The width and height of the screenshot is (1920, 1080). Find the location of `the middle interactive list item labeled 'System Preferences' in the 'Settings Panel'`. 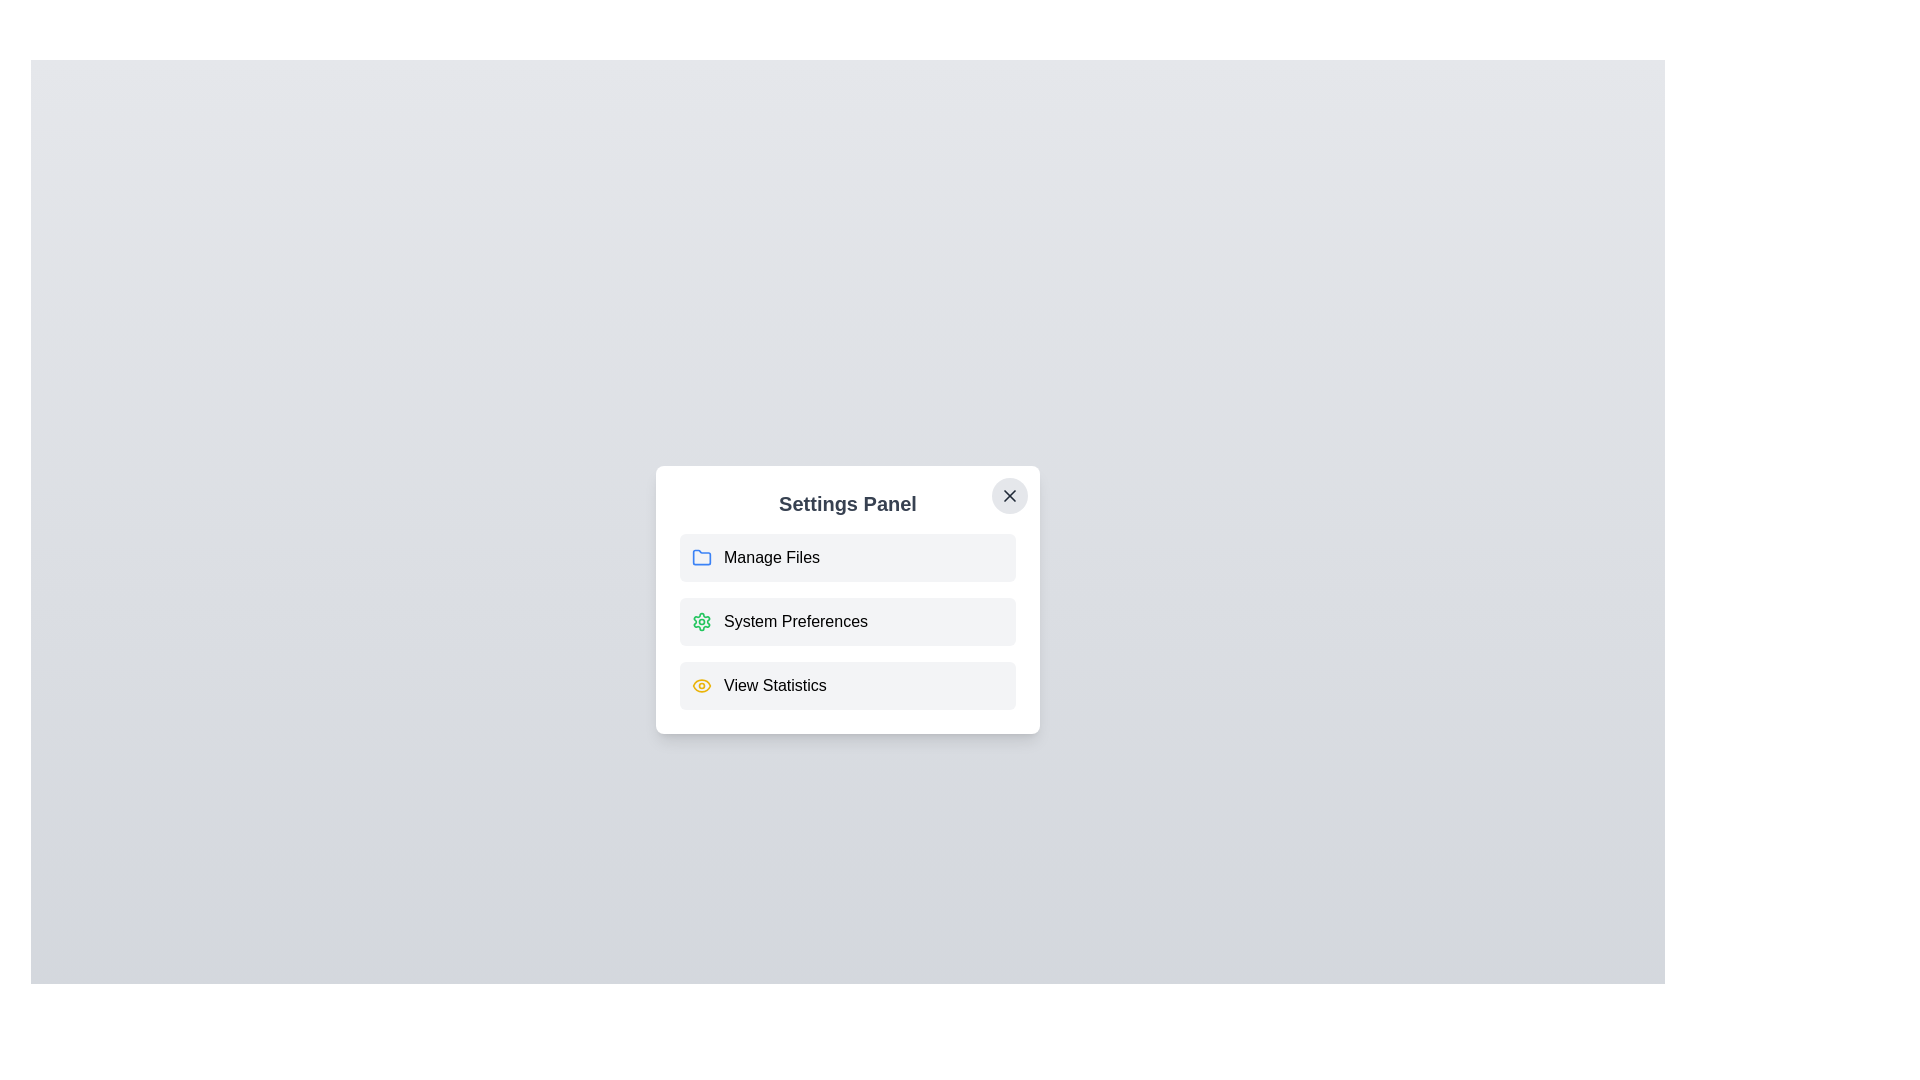

the middle interactive list item labeled 'System Preferences' in the 'Settings Panel' is located at coordinates (848, 620).